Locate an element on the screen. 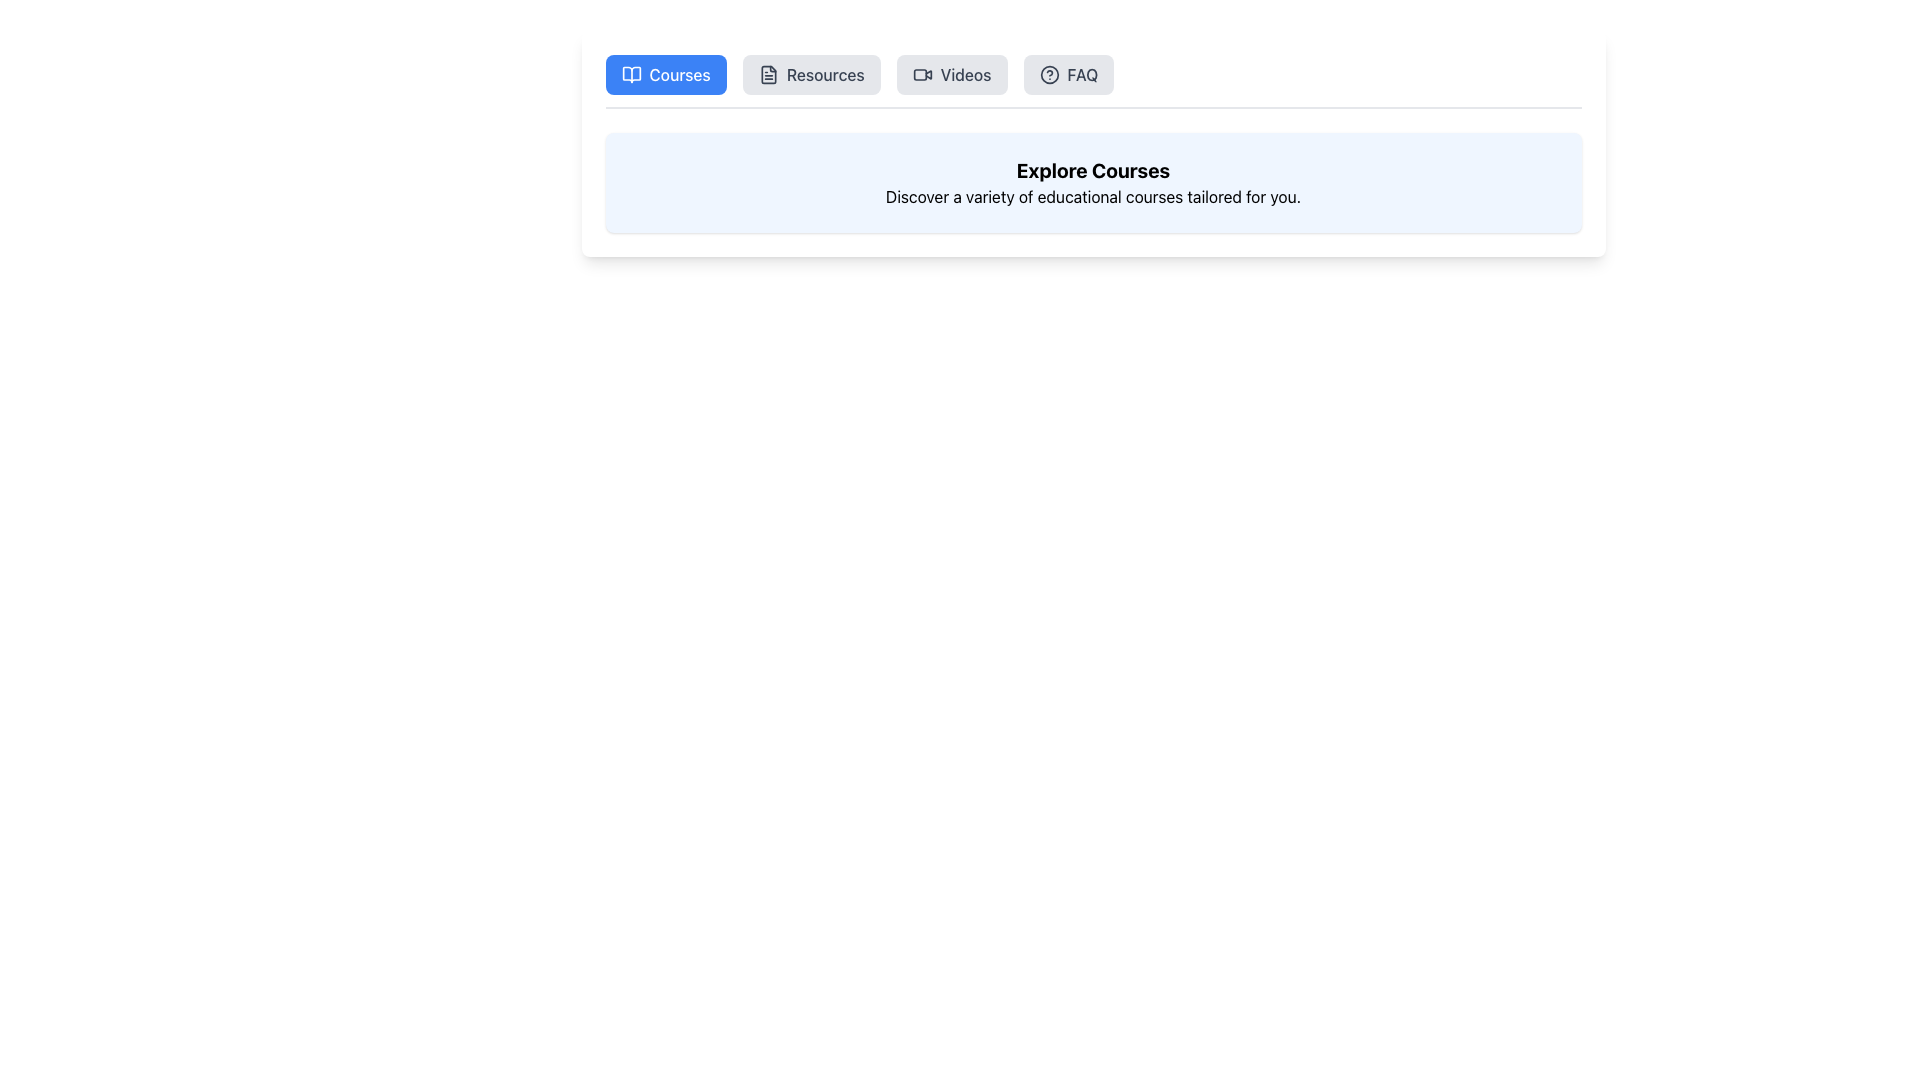 The width and height of the screenshot is (1920, 1080). the 'Courses' button, which is a horizontally rectangular button with rounded corners, blue background, and white text, located in the top-middle navigation bar is located at coordinates (666, 73).